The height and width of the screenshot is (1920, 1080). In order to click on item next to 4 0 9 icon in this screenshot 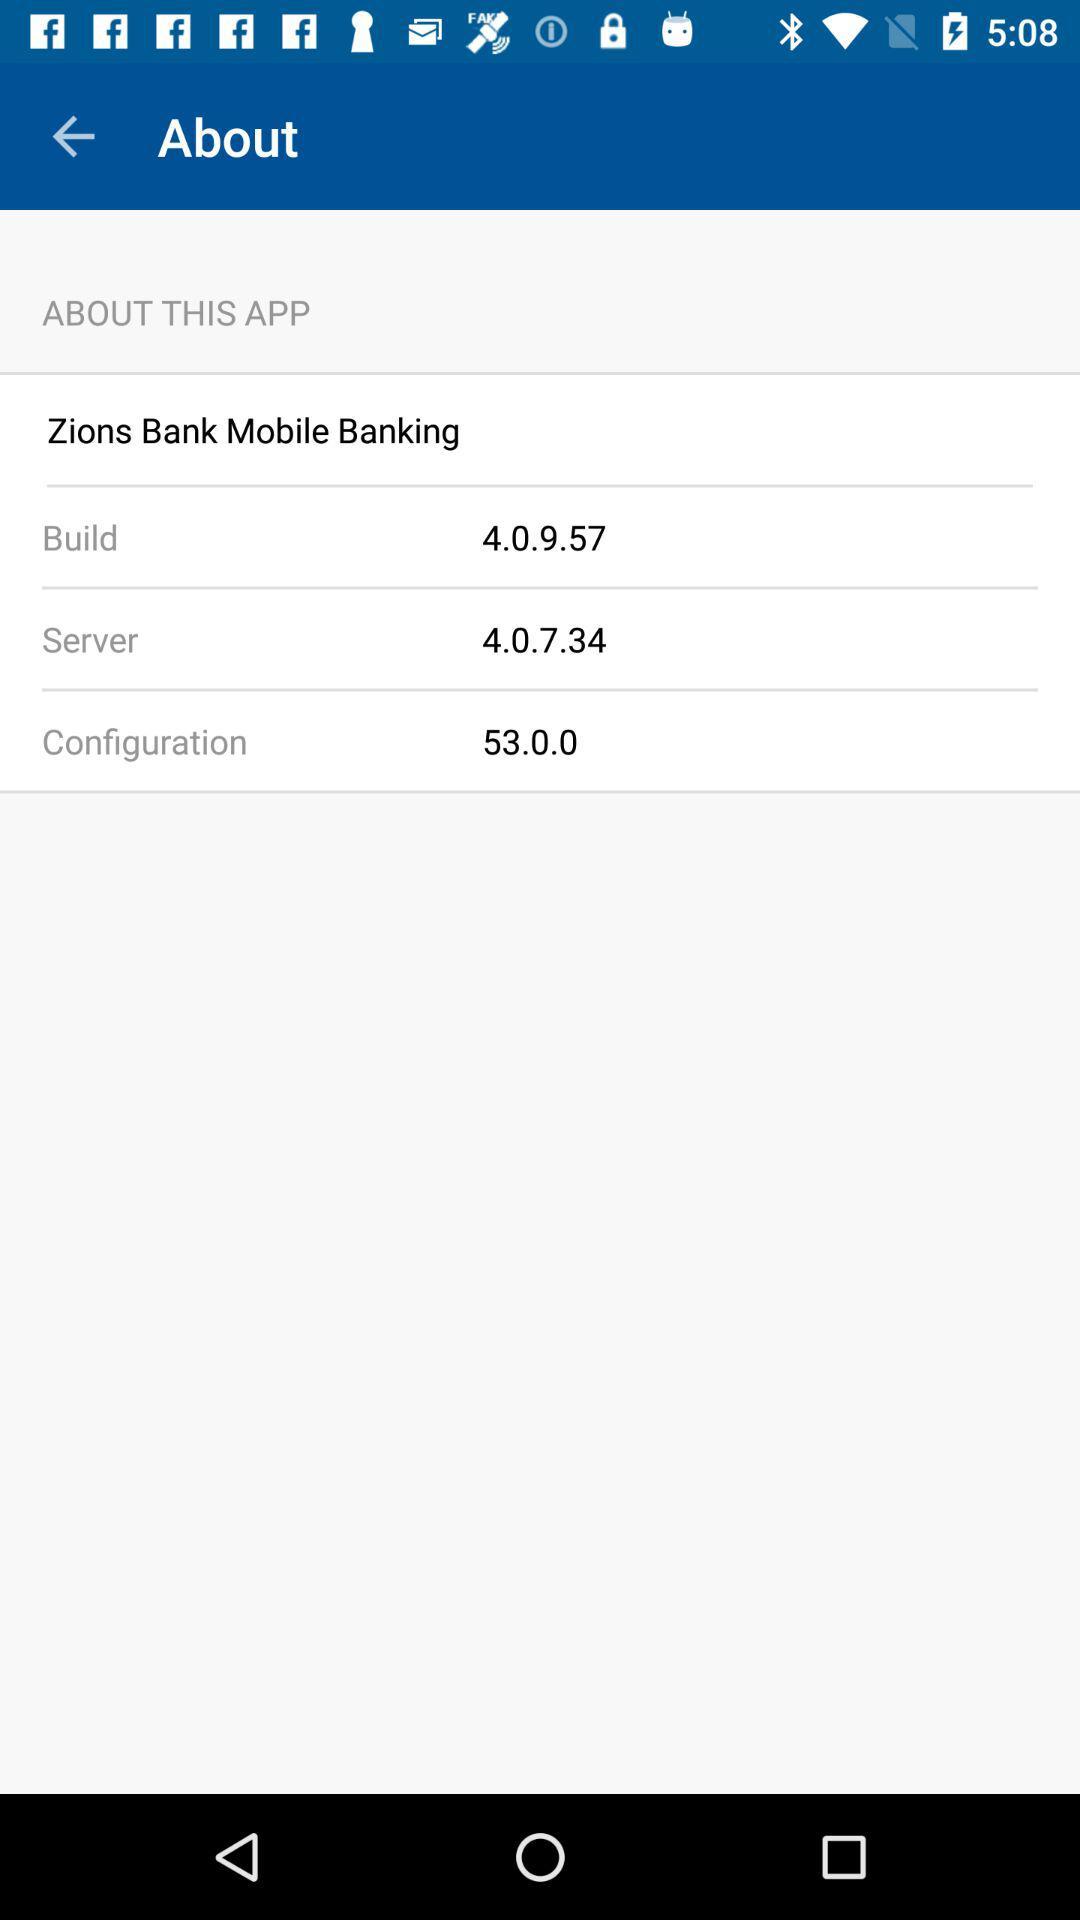, I will do `click(240, 537)`.